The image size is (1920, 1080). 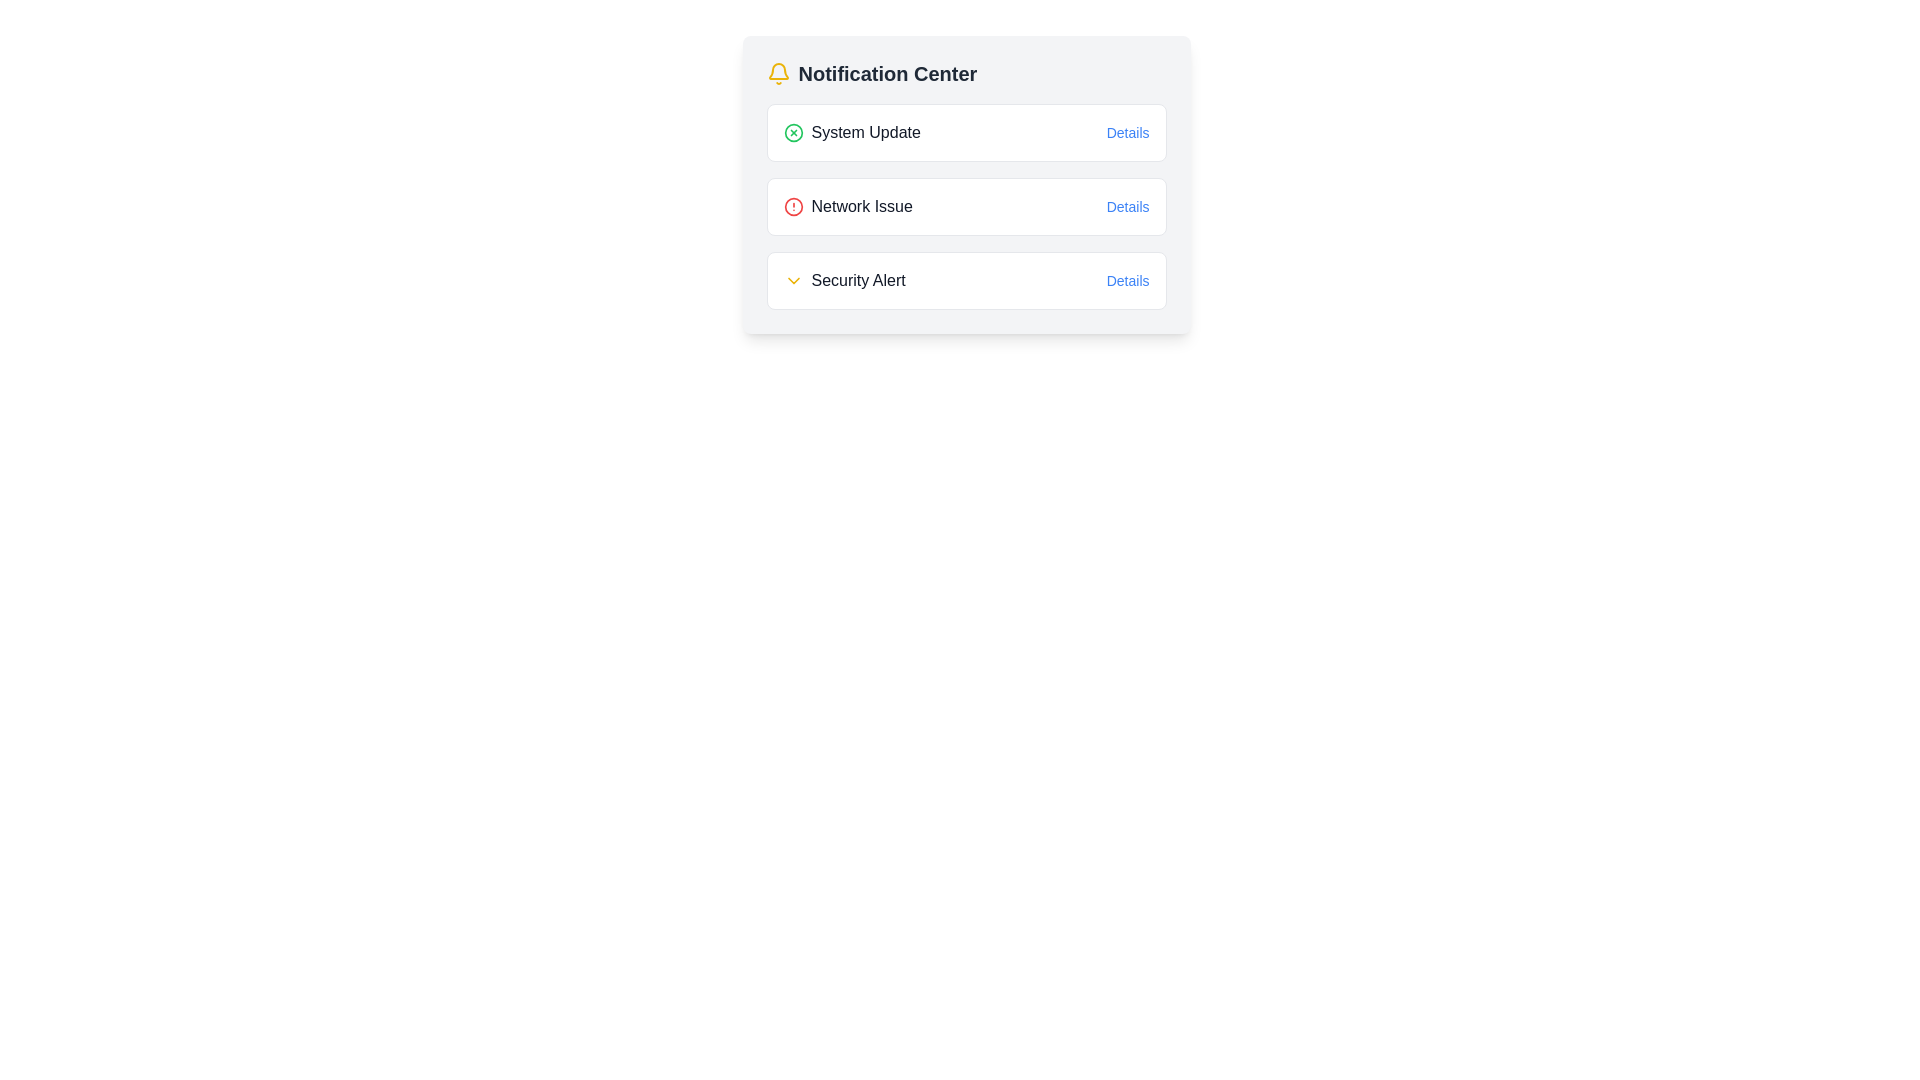 What do you see at coordinates (852, 132) in the screenshot?
I see `text of the first notification entry in the 'Notification Center' which indicates the system update status` at bounding box center [852, 132].